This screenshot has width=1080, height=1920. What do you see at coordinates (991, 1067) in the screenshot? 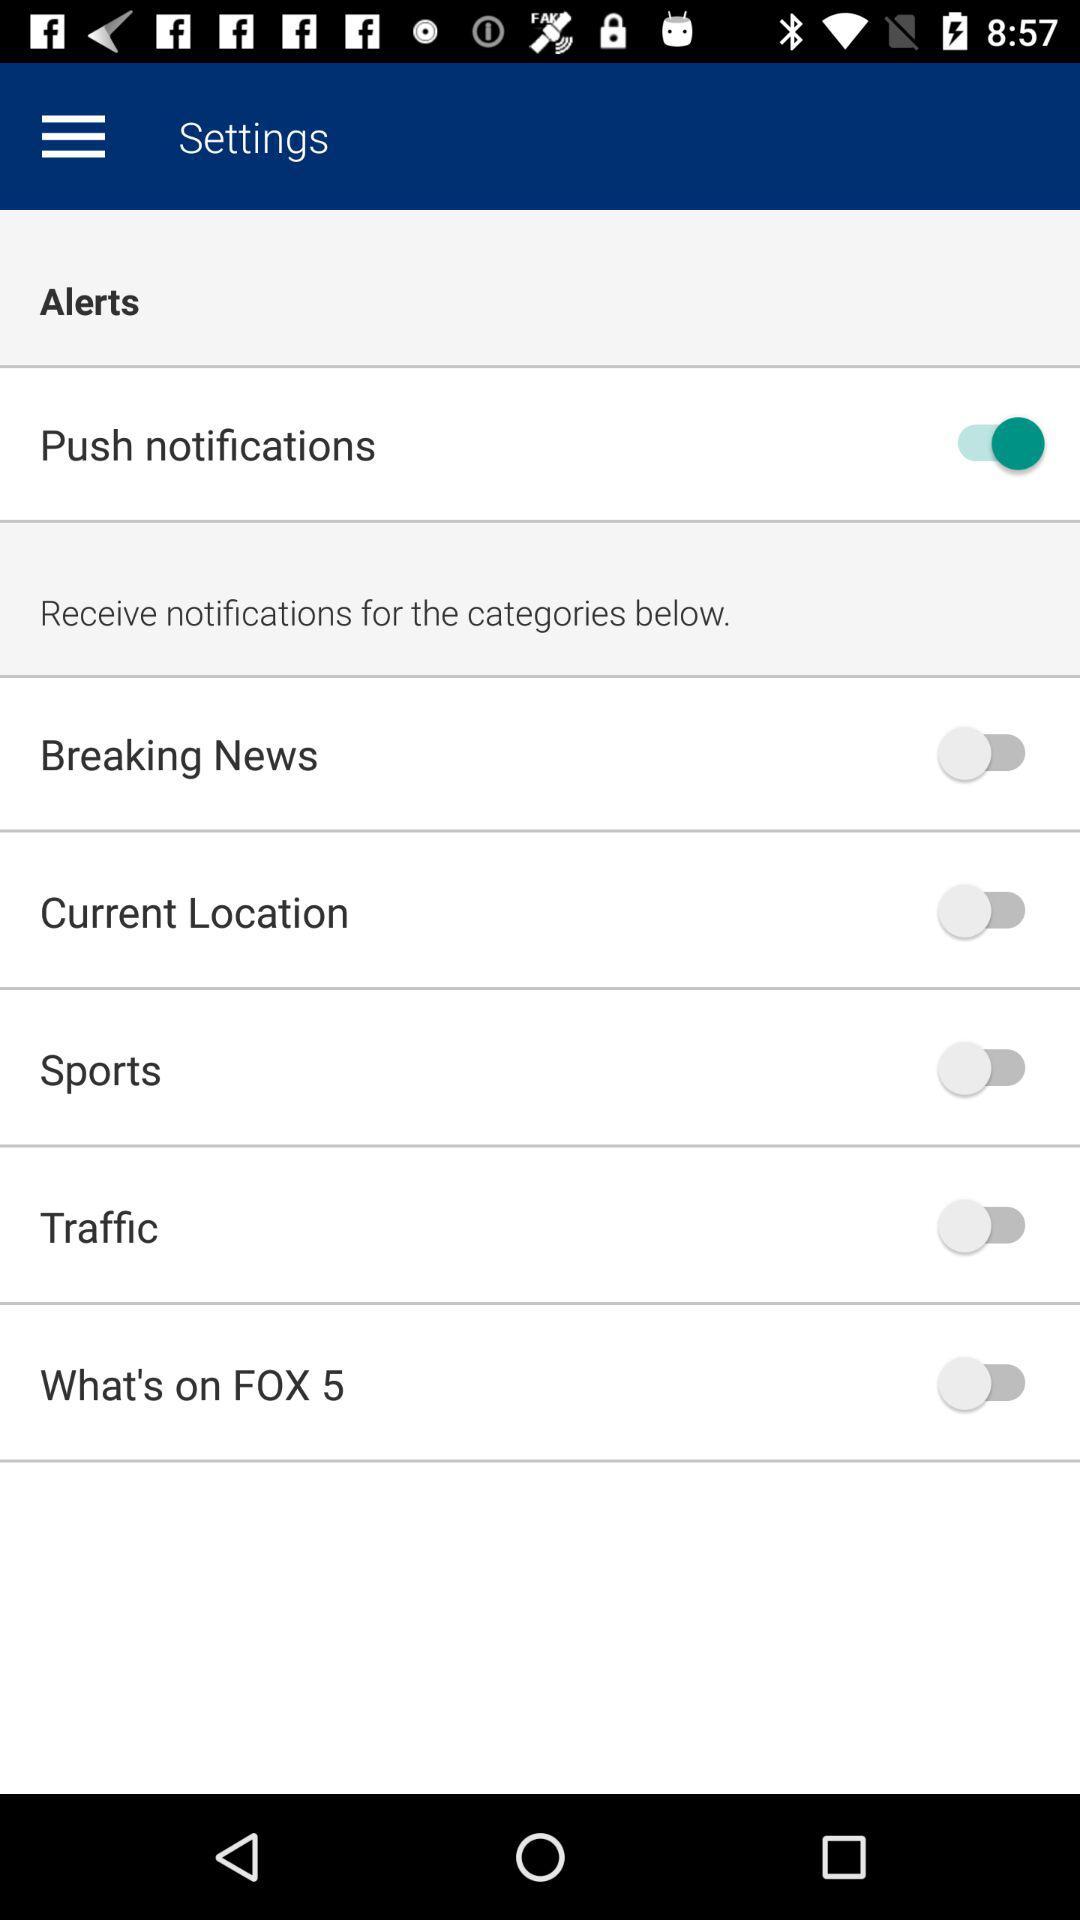
I see `notification option` at bounding box center [991, 1067].